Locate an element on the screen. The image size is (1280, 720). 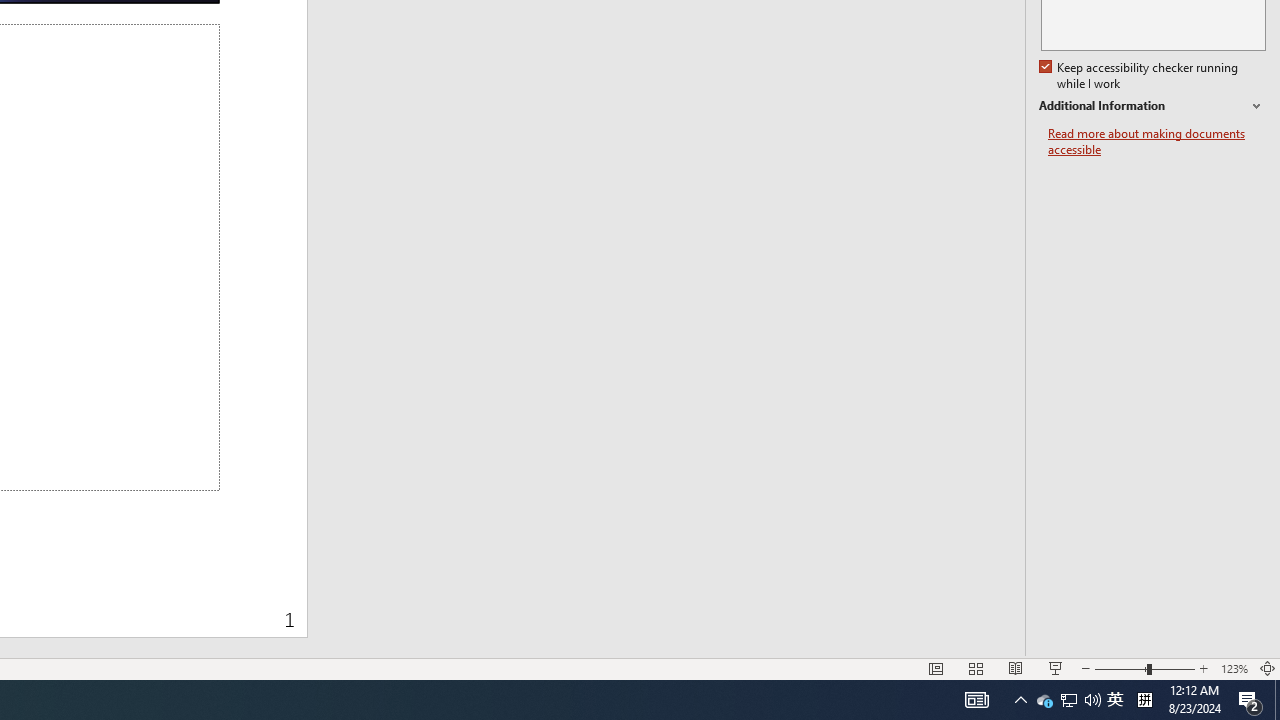
'Action Center, 2 new notifications' is located at coordinates (1250, 698).